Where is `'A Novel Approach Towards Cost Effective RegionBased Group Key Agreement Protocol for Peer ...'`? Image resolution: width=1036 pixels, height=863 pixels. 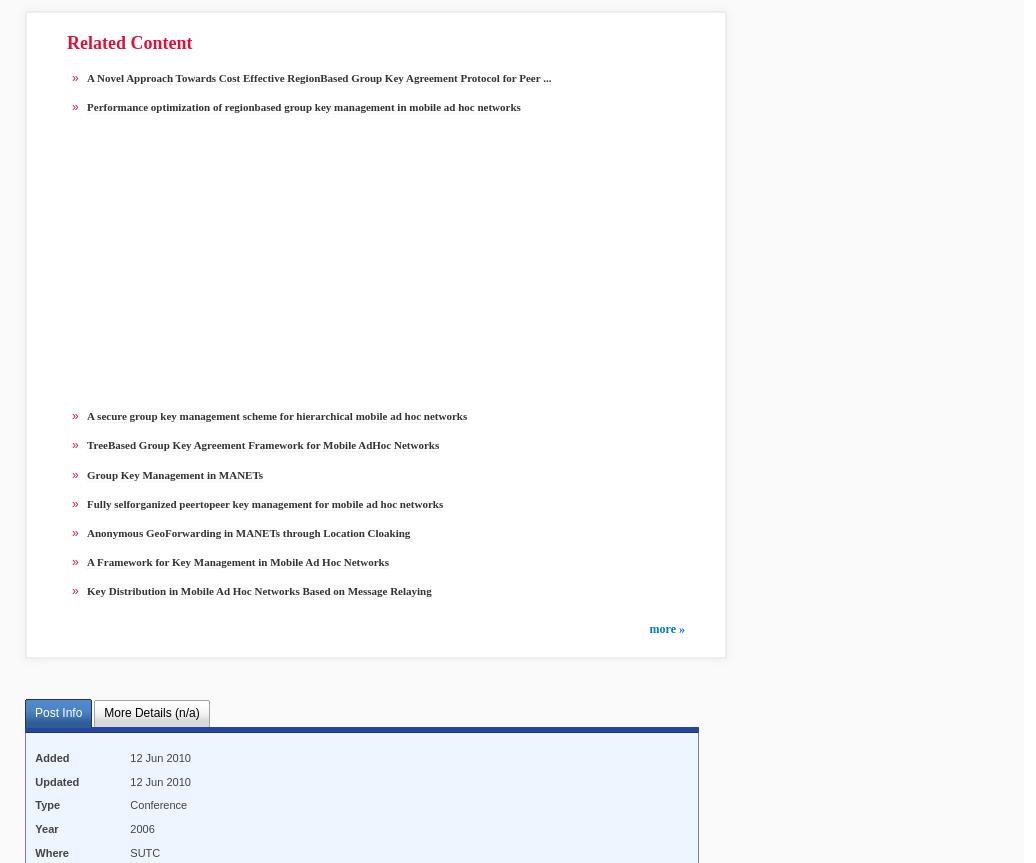
'A Novel Approach Towards Cost Effective RegionBased Group Key Agreement Protocol for Peer ...' is located at coordinates (318, 76).